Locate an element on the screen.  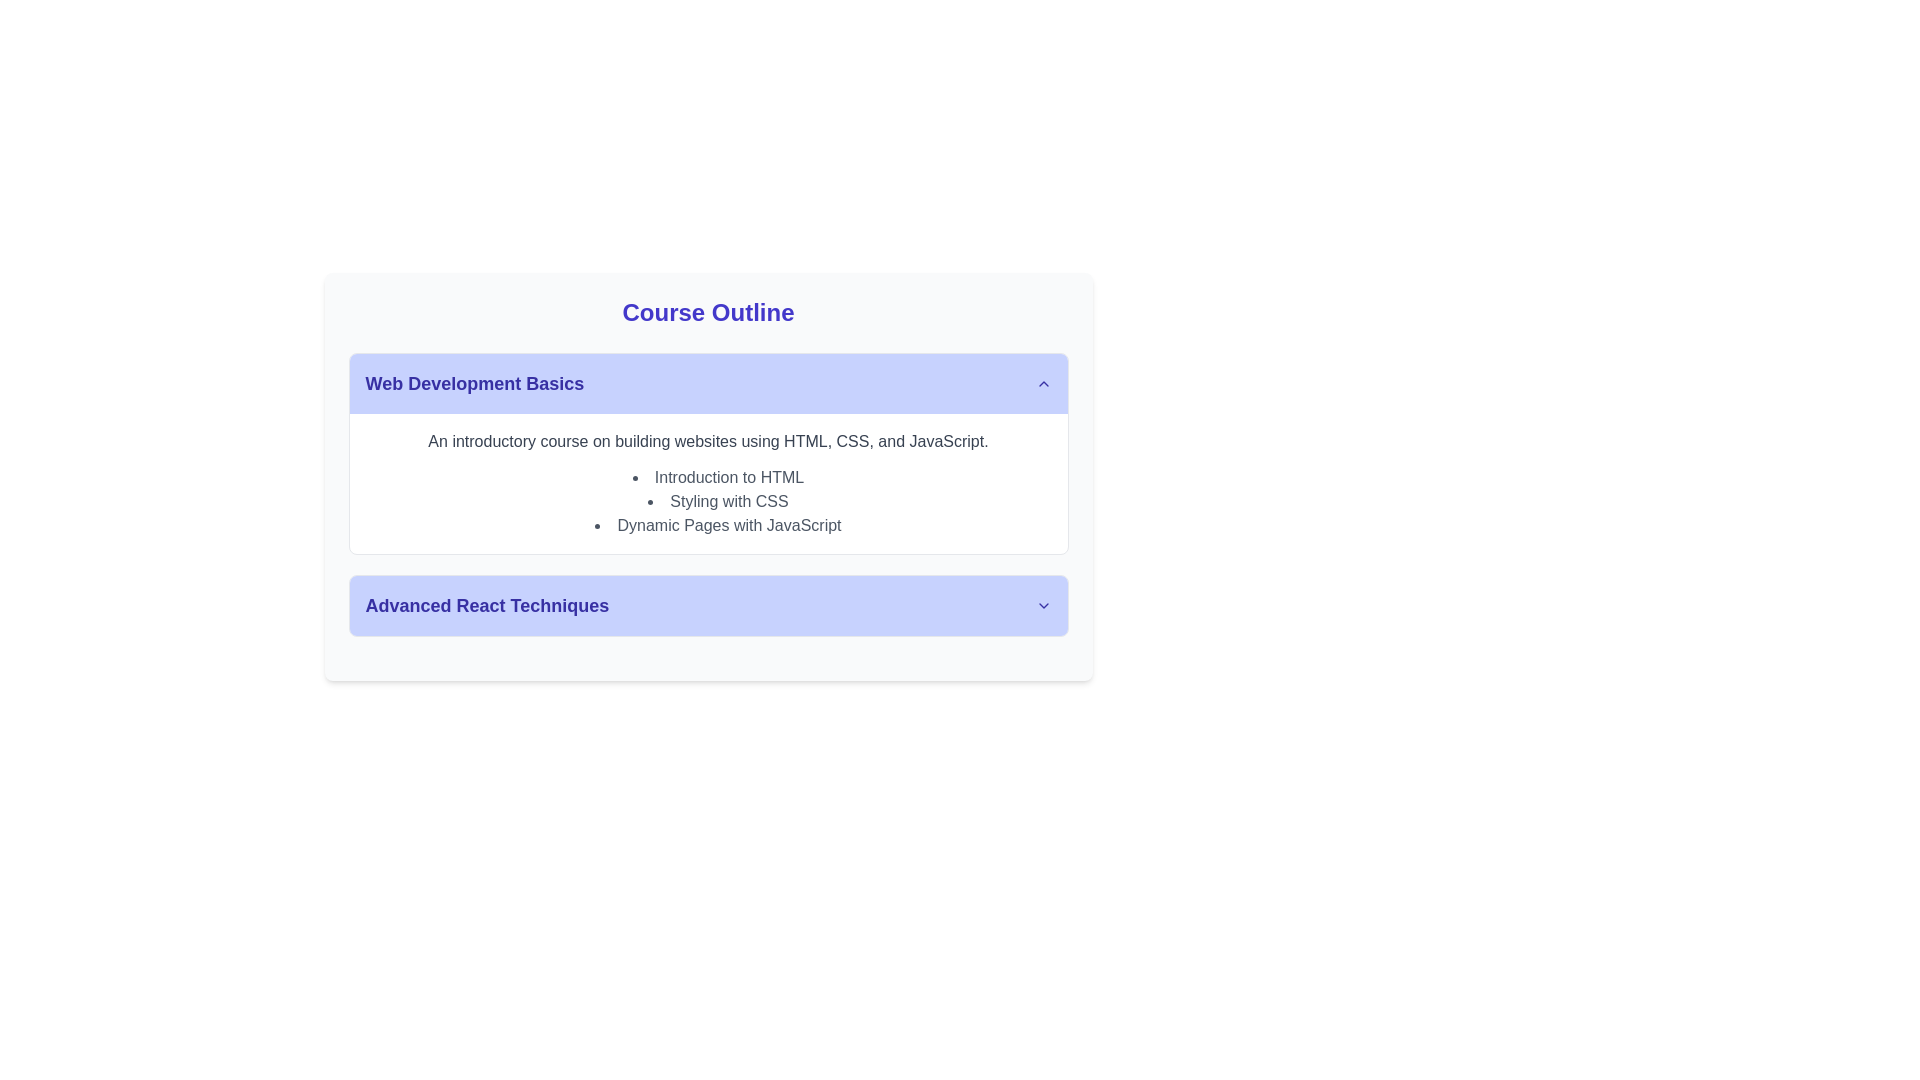
the collapsible sections of the 'Course Outline' panel, which includes 'Web Development Basics' and 'Advanced React Techniques' is located at coordinates (708, 479).